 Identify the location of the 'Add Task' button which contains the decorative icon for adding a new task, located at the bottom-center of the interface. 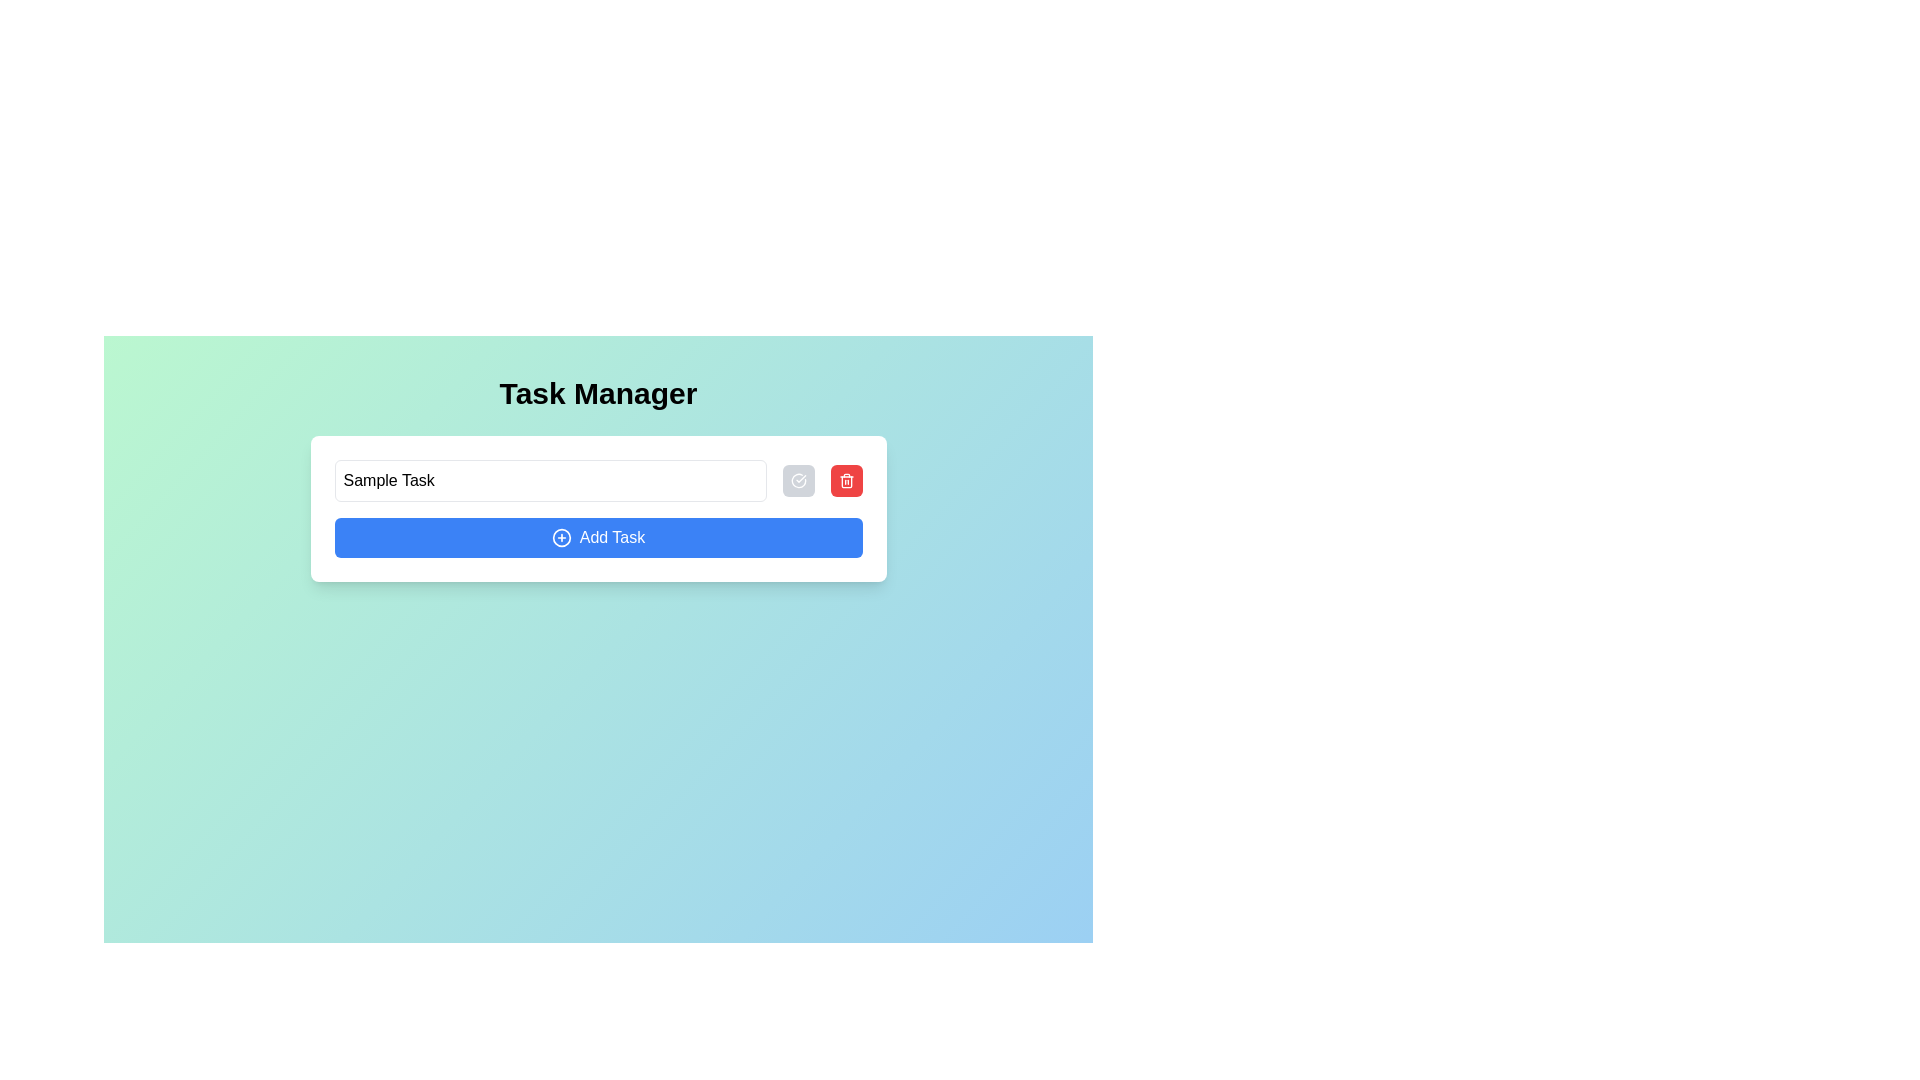
(560, 536).